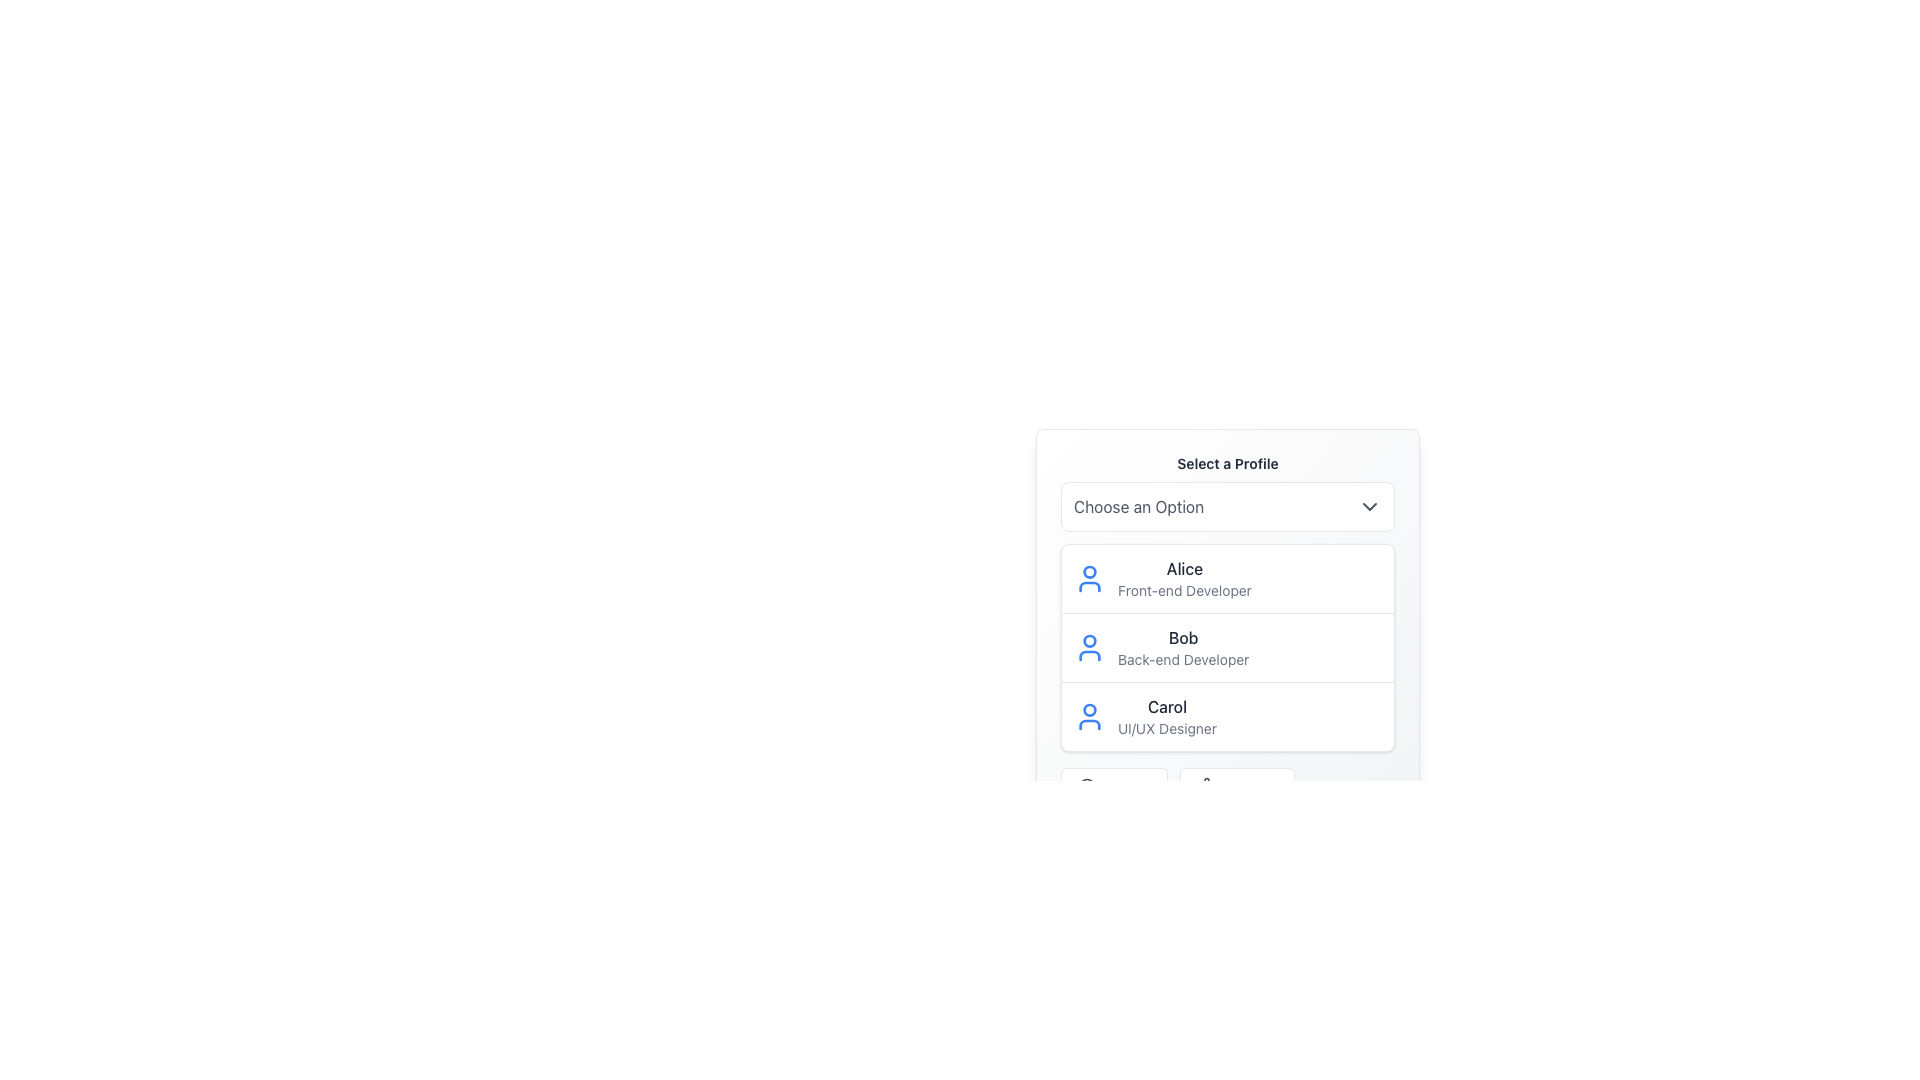 Image resolution: width=1920 pixels, height=1080 pixels. Describe the element at coordinates (1227, 647) in the screenshot. I see `the selectable user profile option labeled 'Bob - Back-end Developer' in the list under the section 'Select a Profile'` at that location.